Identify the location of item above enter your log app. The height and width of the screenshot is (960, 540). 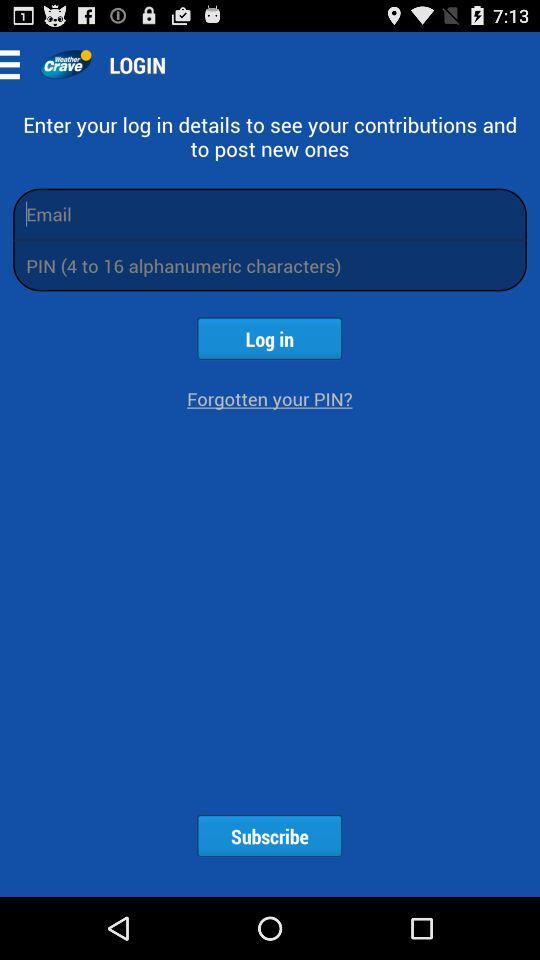
(65, 64).